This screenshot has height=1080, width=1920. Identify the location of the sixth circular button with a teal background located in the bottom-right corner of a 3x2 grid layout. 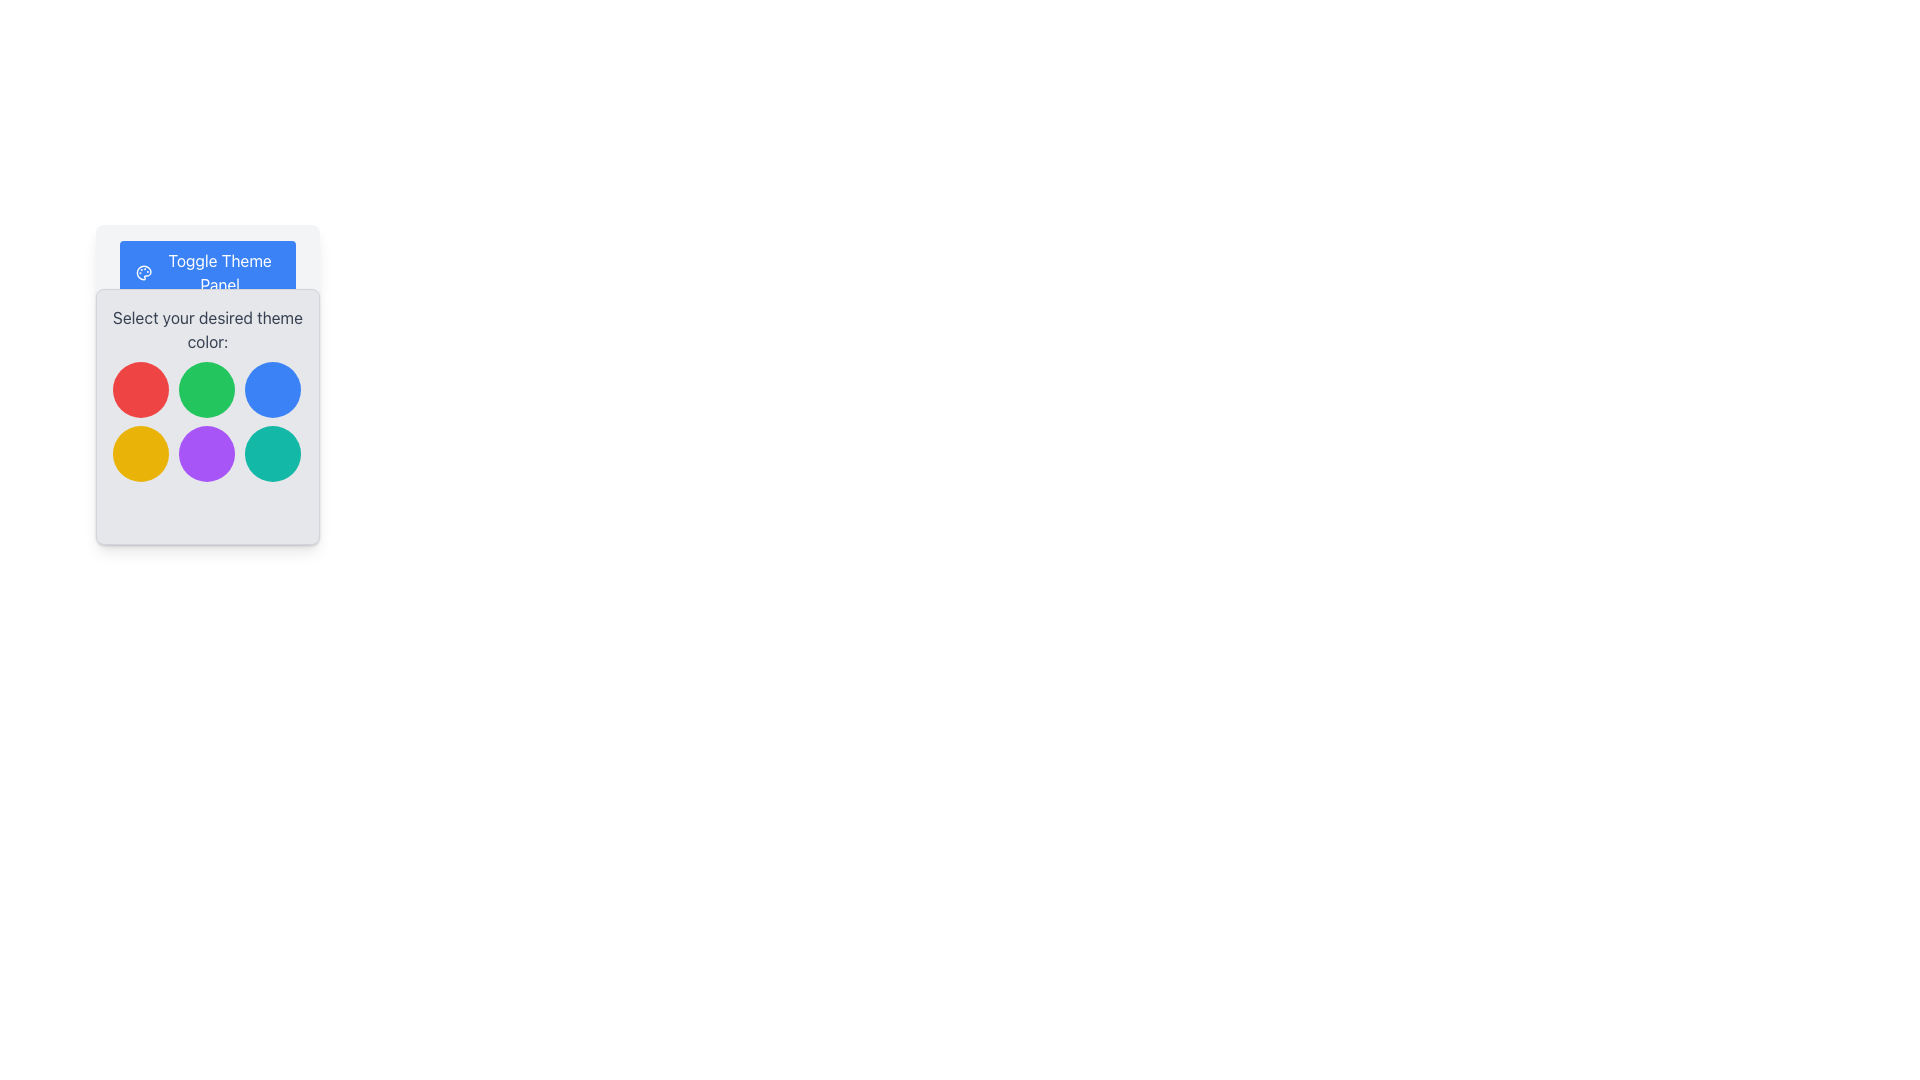
(272, 454).